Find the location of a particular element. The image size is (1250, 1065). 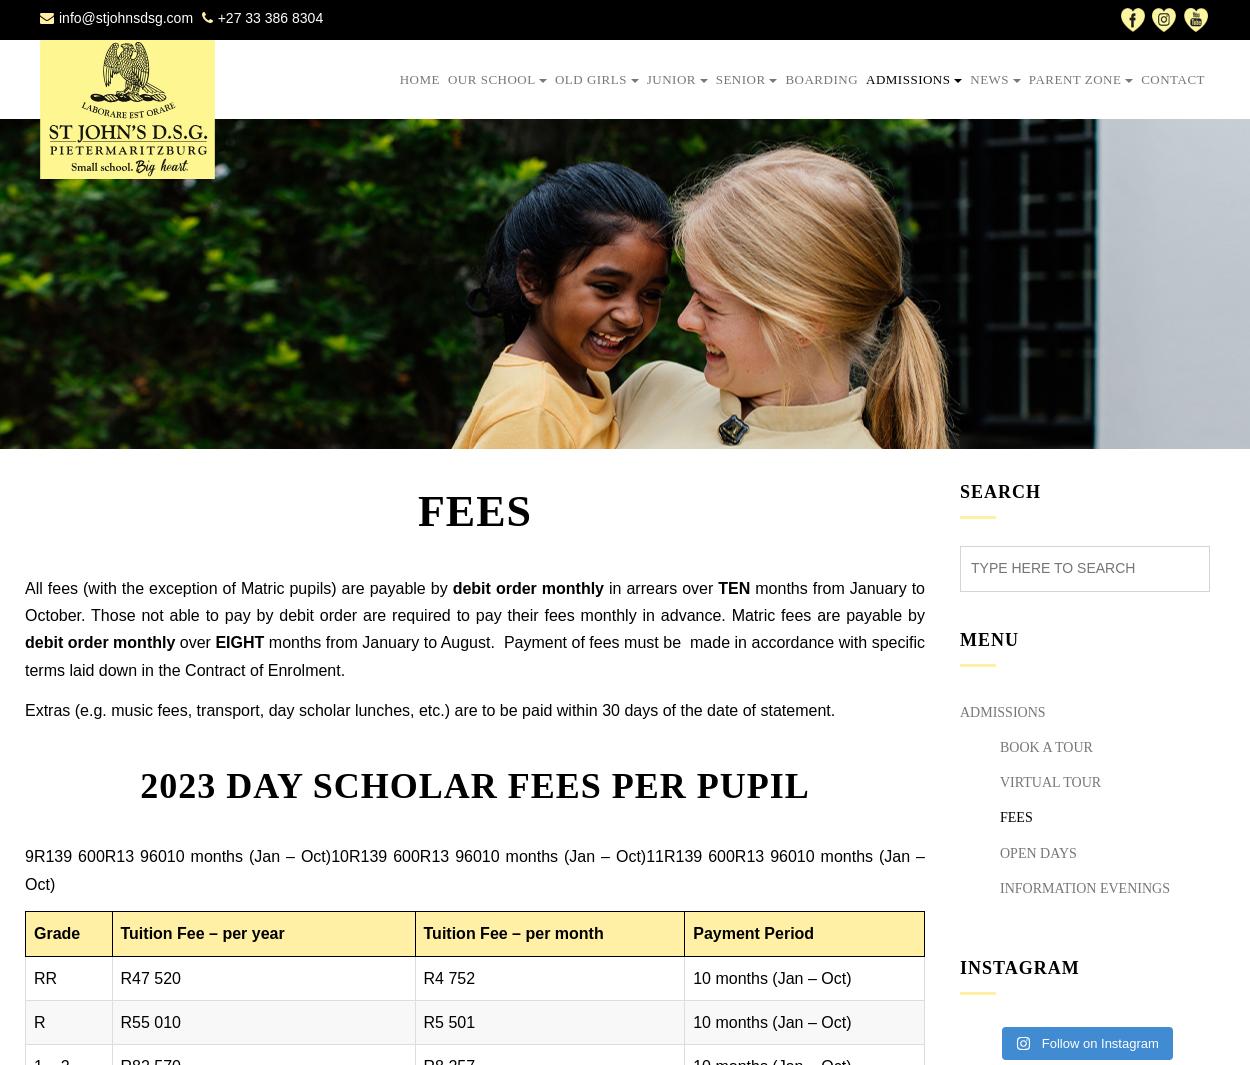

'info@stjohnsdsg.com' is located at coordinates (126, 16).